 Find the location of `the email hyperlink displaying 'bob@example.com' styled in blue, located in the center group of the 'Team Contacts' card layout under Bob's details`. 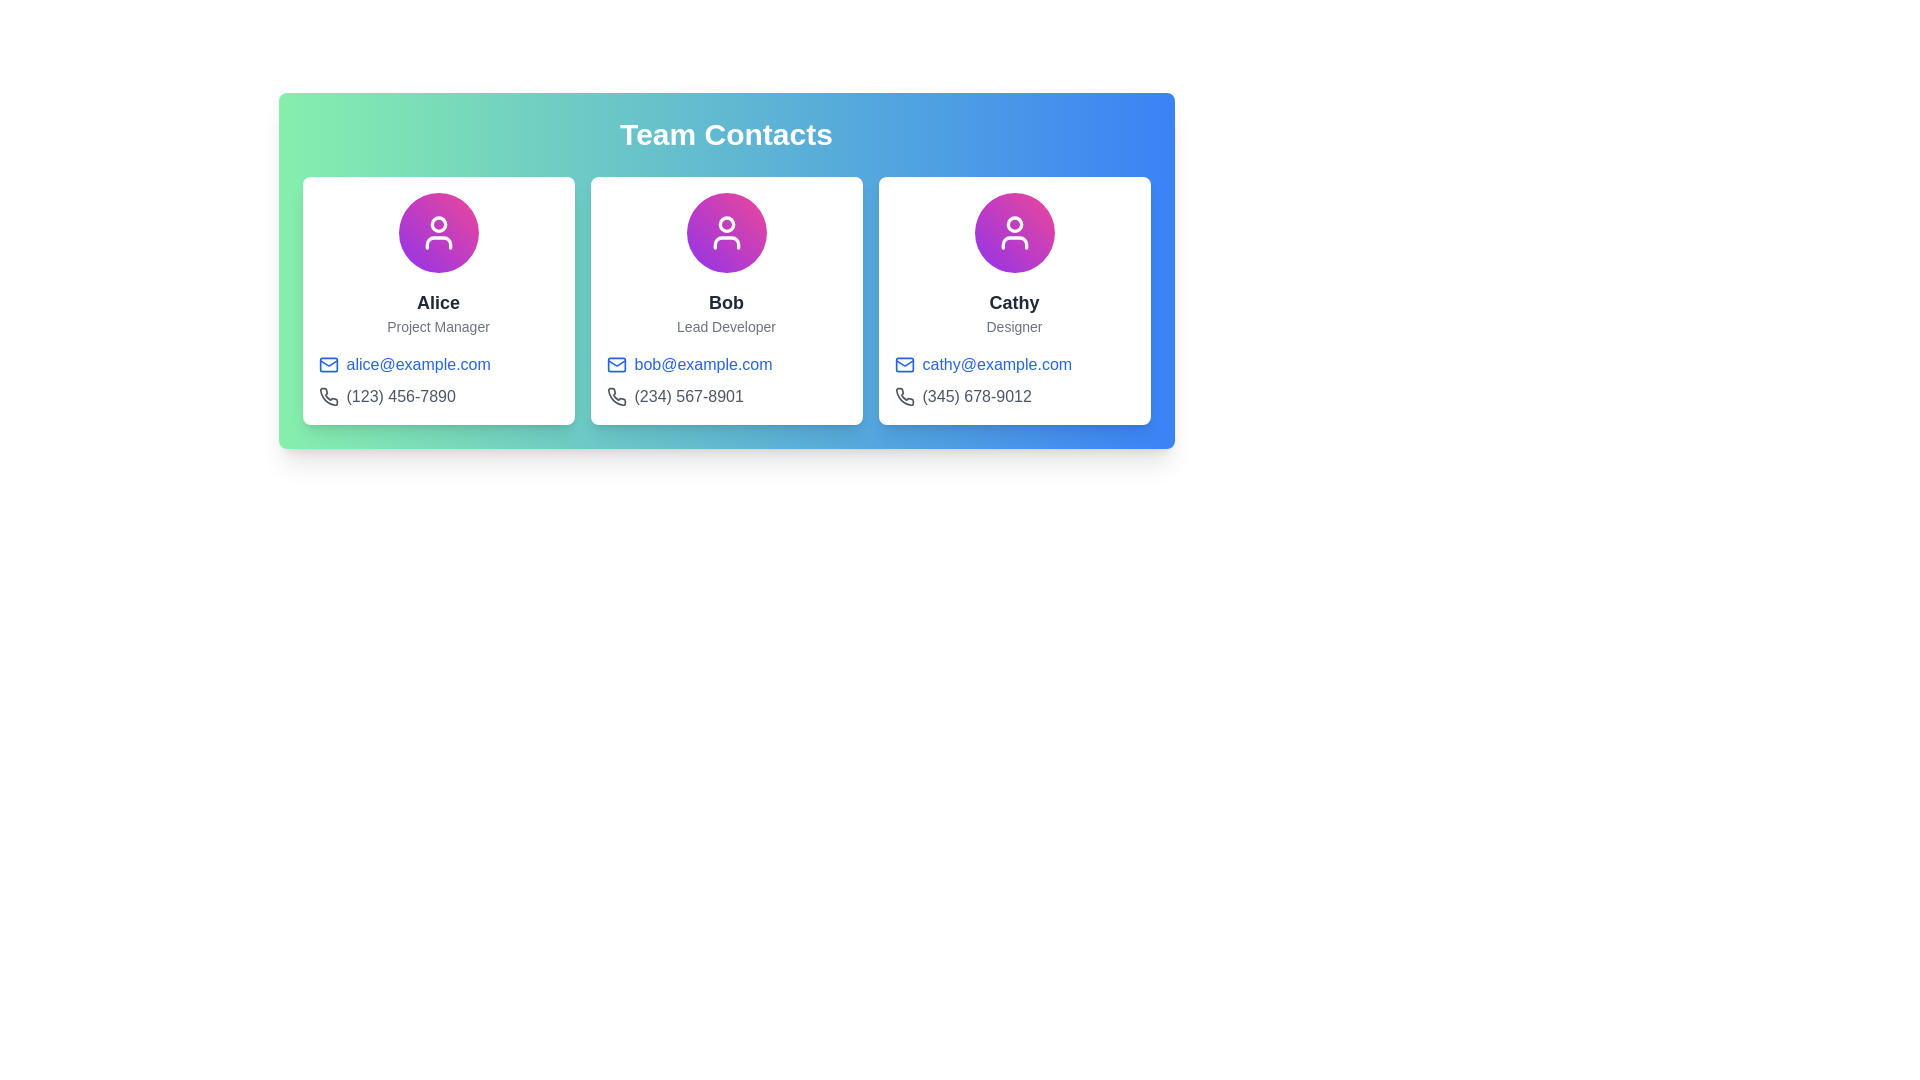

the email hyperlink displaying 'bob@example.com' styled in blue, located in the center group of the 'Team Contacts' card layout under Bob's details is located at coordinates (725, 365).